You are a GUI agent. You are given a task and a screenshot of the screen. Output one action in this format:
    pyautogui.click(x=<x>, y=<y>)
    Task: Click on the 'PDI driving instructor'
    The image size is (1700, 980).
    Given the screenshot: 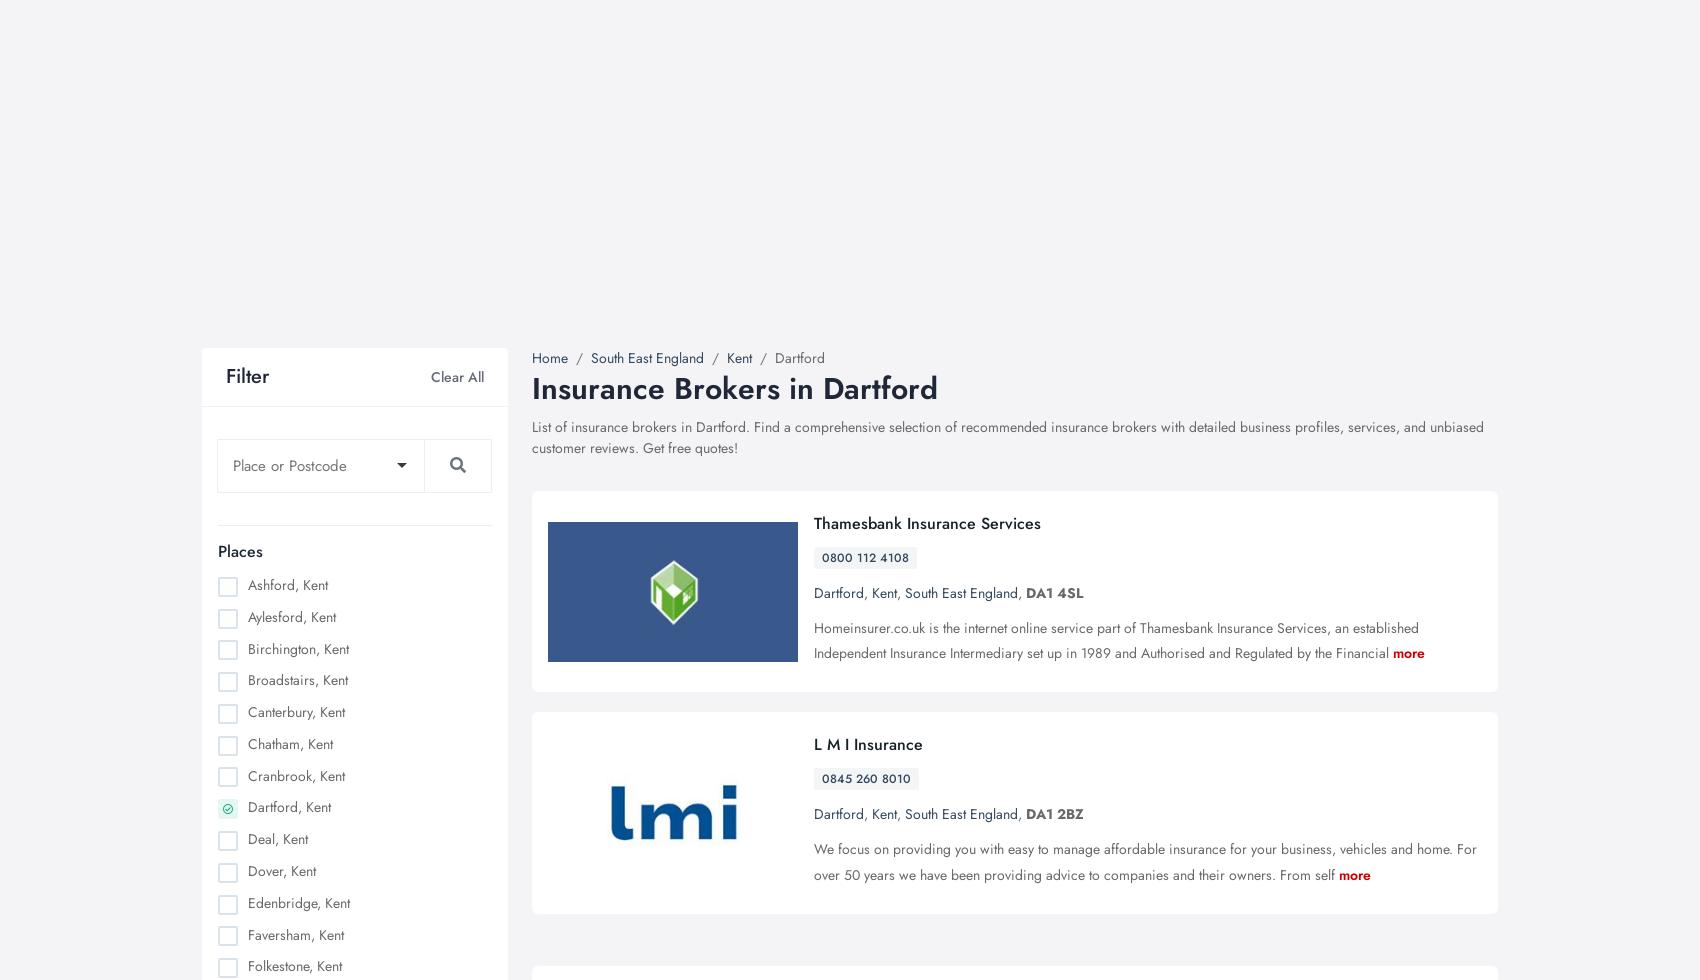 What is the action you would take?
    pyautogui.click(x=281, y=503)
    